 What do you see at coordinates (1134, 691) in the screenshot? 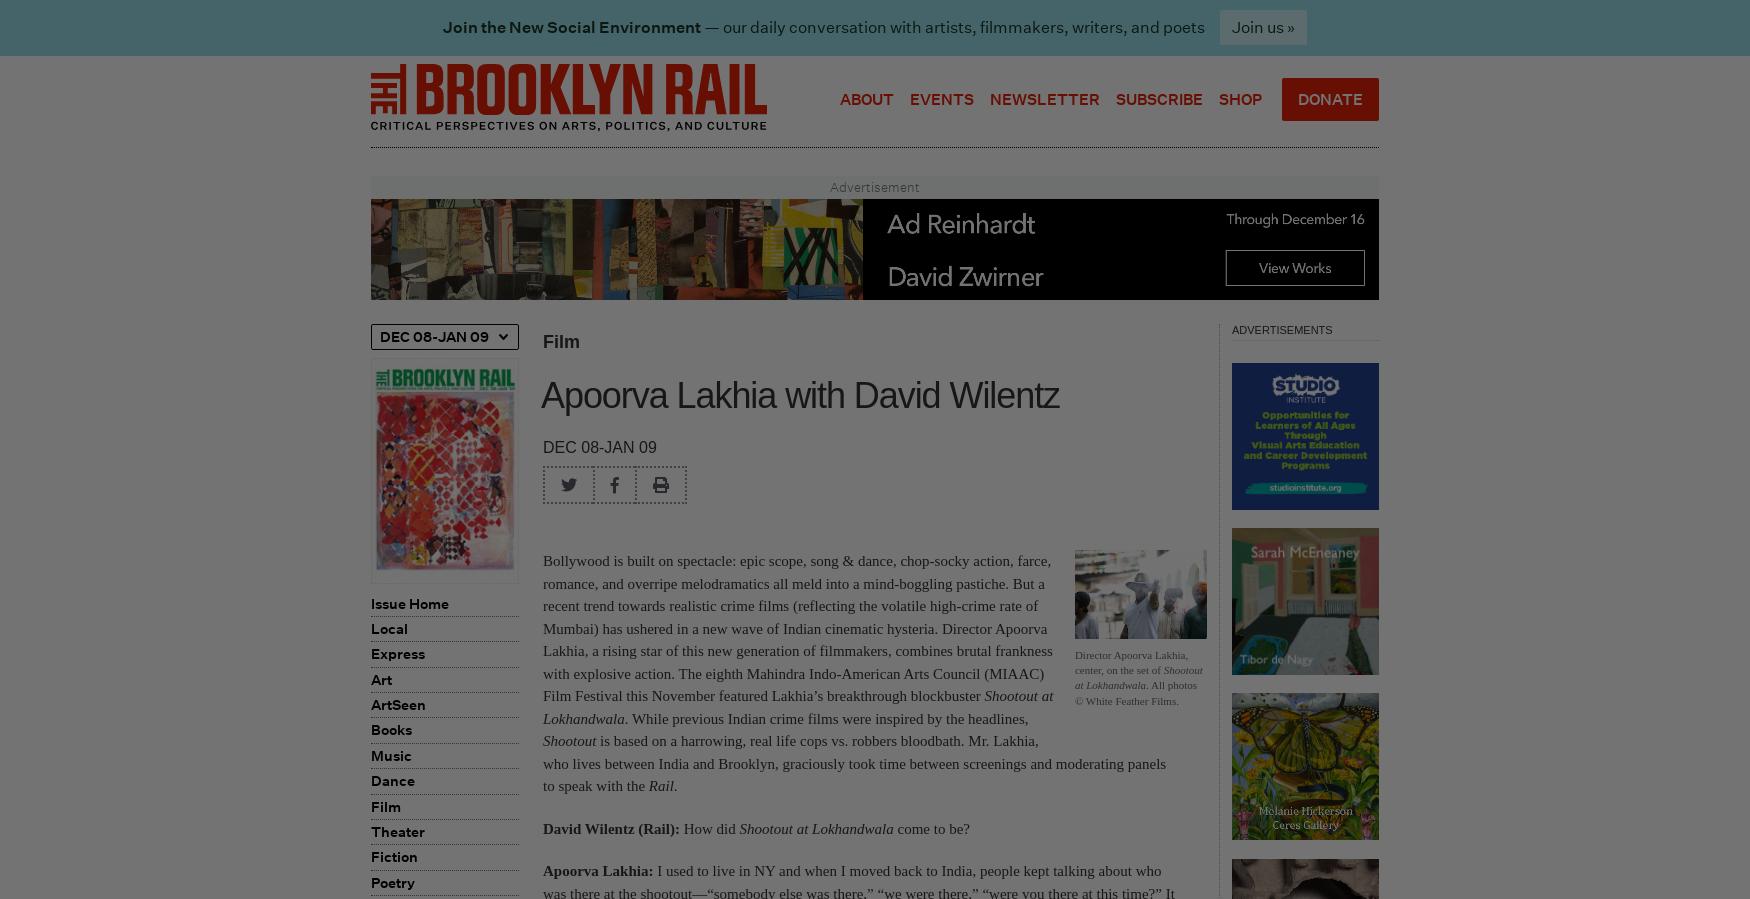
I see `'. All photos © White Feather Films.'` at bounding box center [1134, 691].